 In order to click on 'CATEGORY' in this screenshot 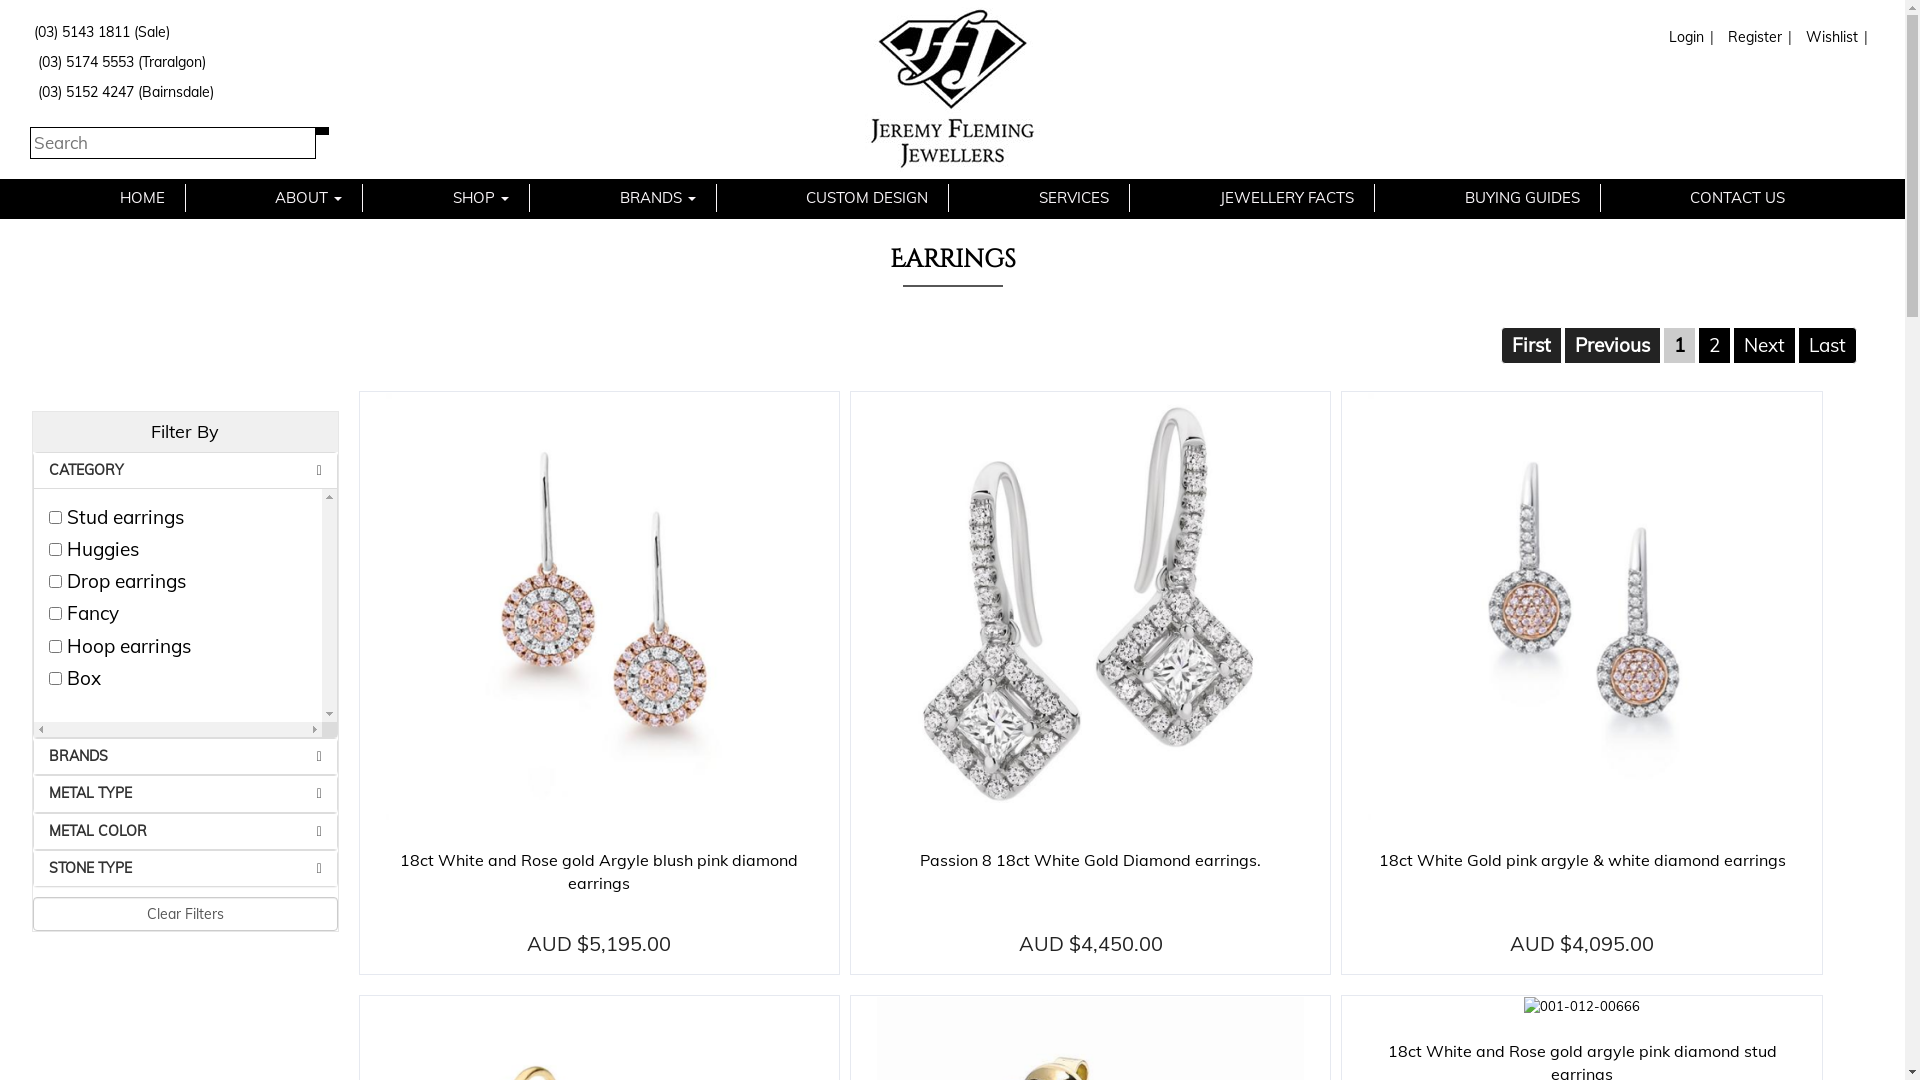, I will do `click(185, 470)`.